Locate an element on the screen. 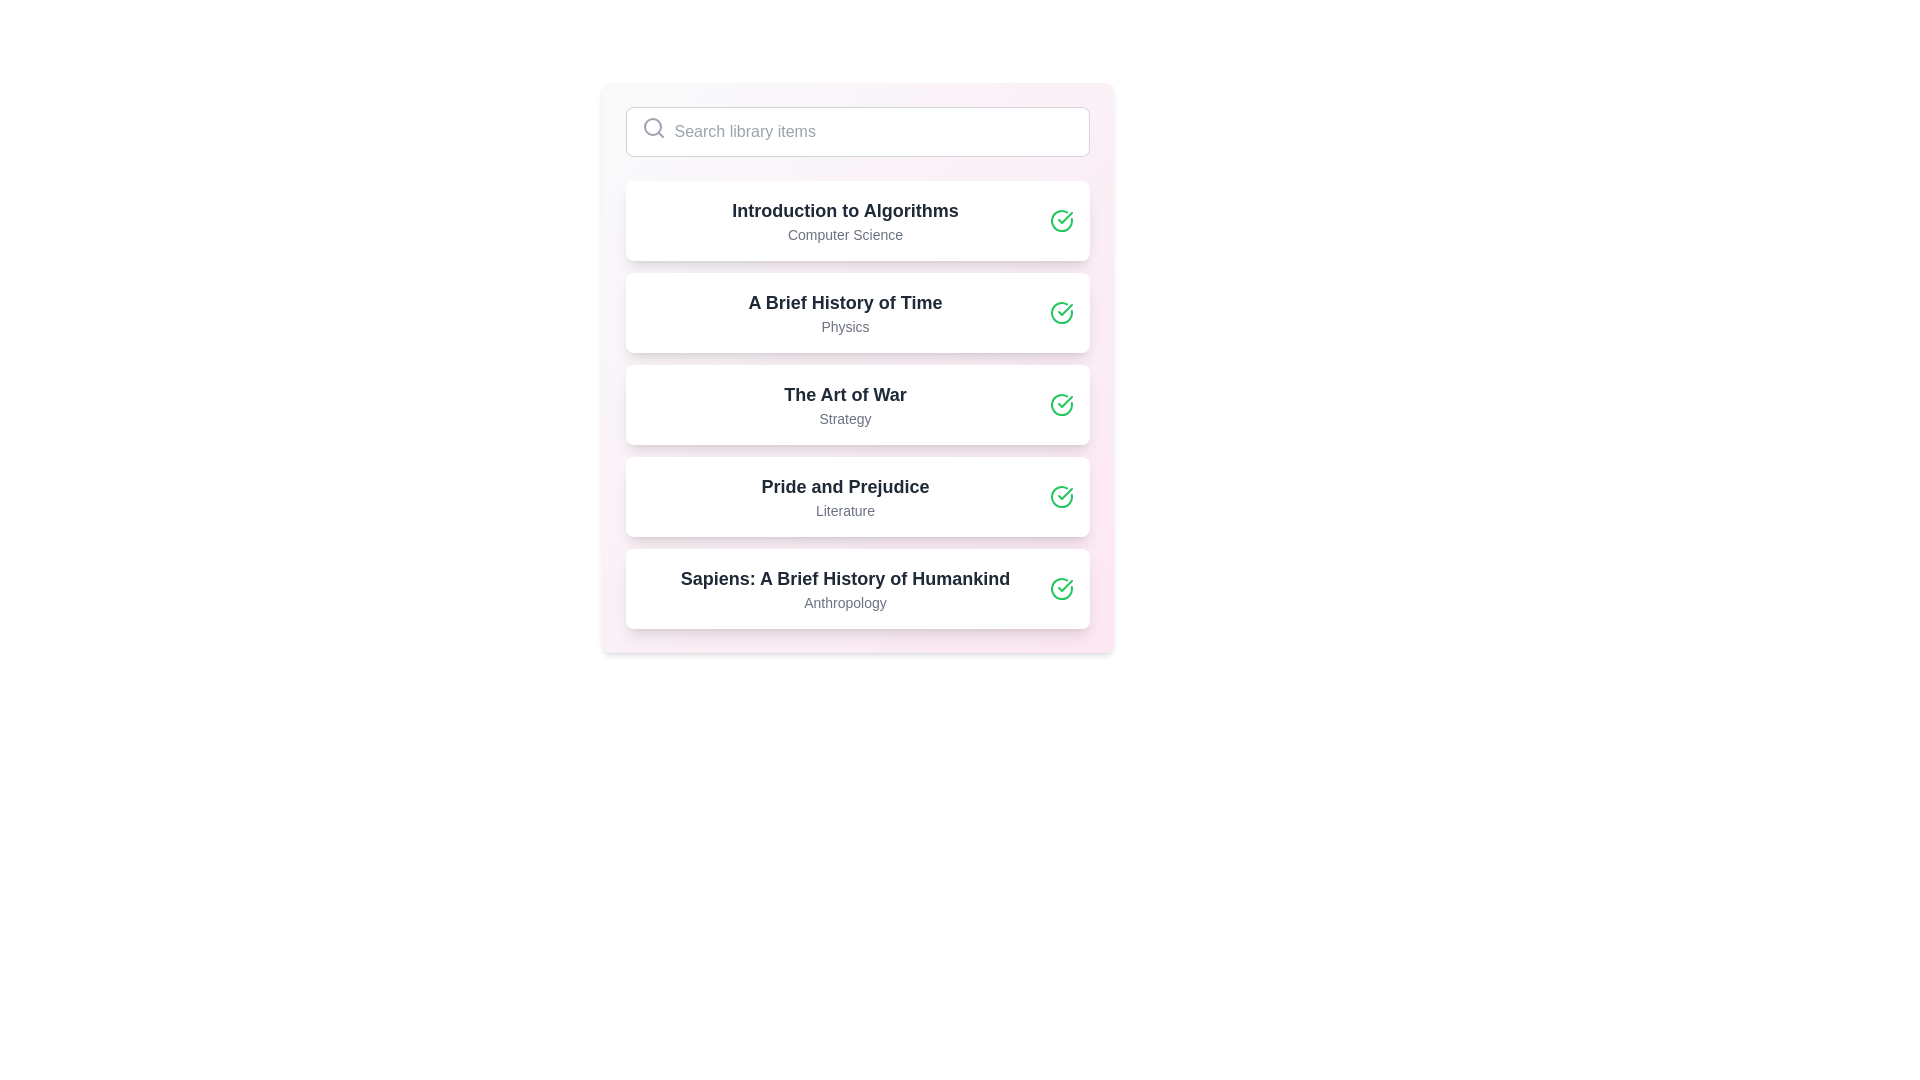 The image size is (1920, 1080). the success indicator icon located in the top-right corner of the 'Introduction to Algorithms' card is located at coordinates (1060, 220).